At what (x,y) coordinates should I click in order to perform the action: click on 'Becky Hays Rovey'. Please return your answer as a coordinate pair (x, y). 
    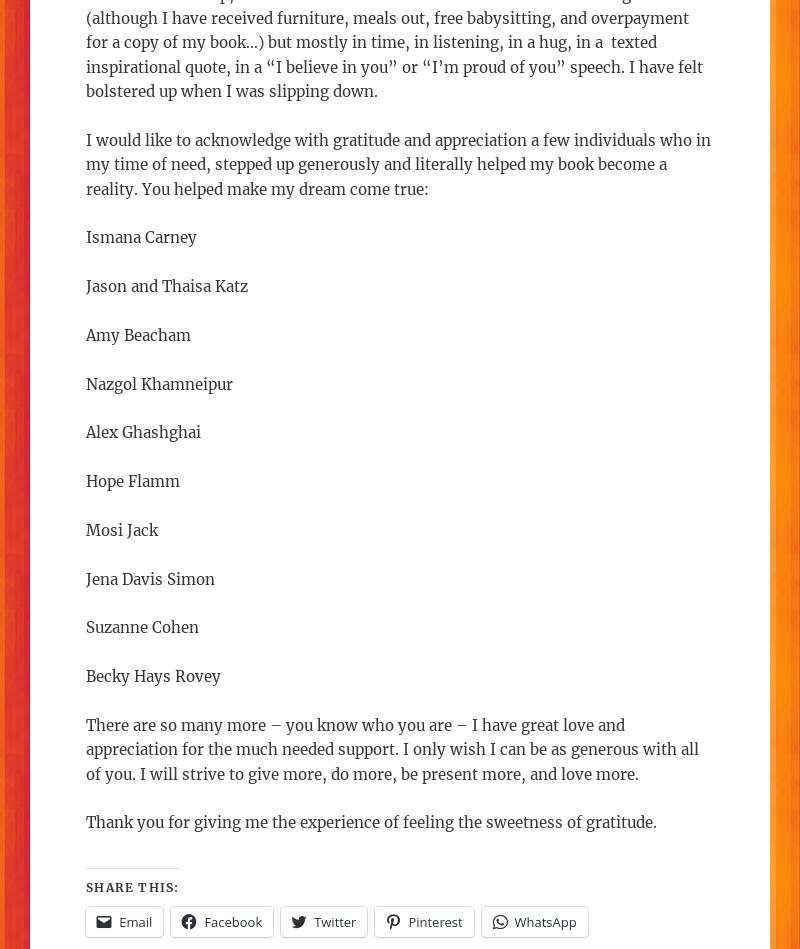
    Looking at the image, I should click on (153, 676).